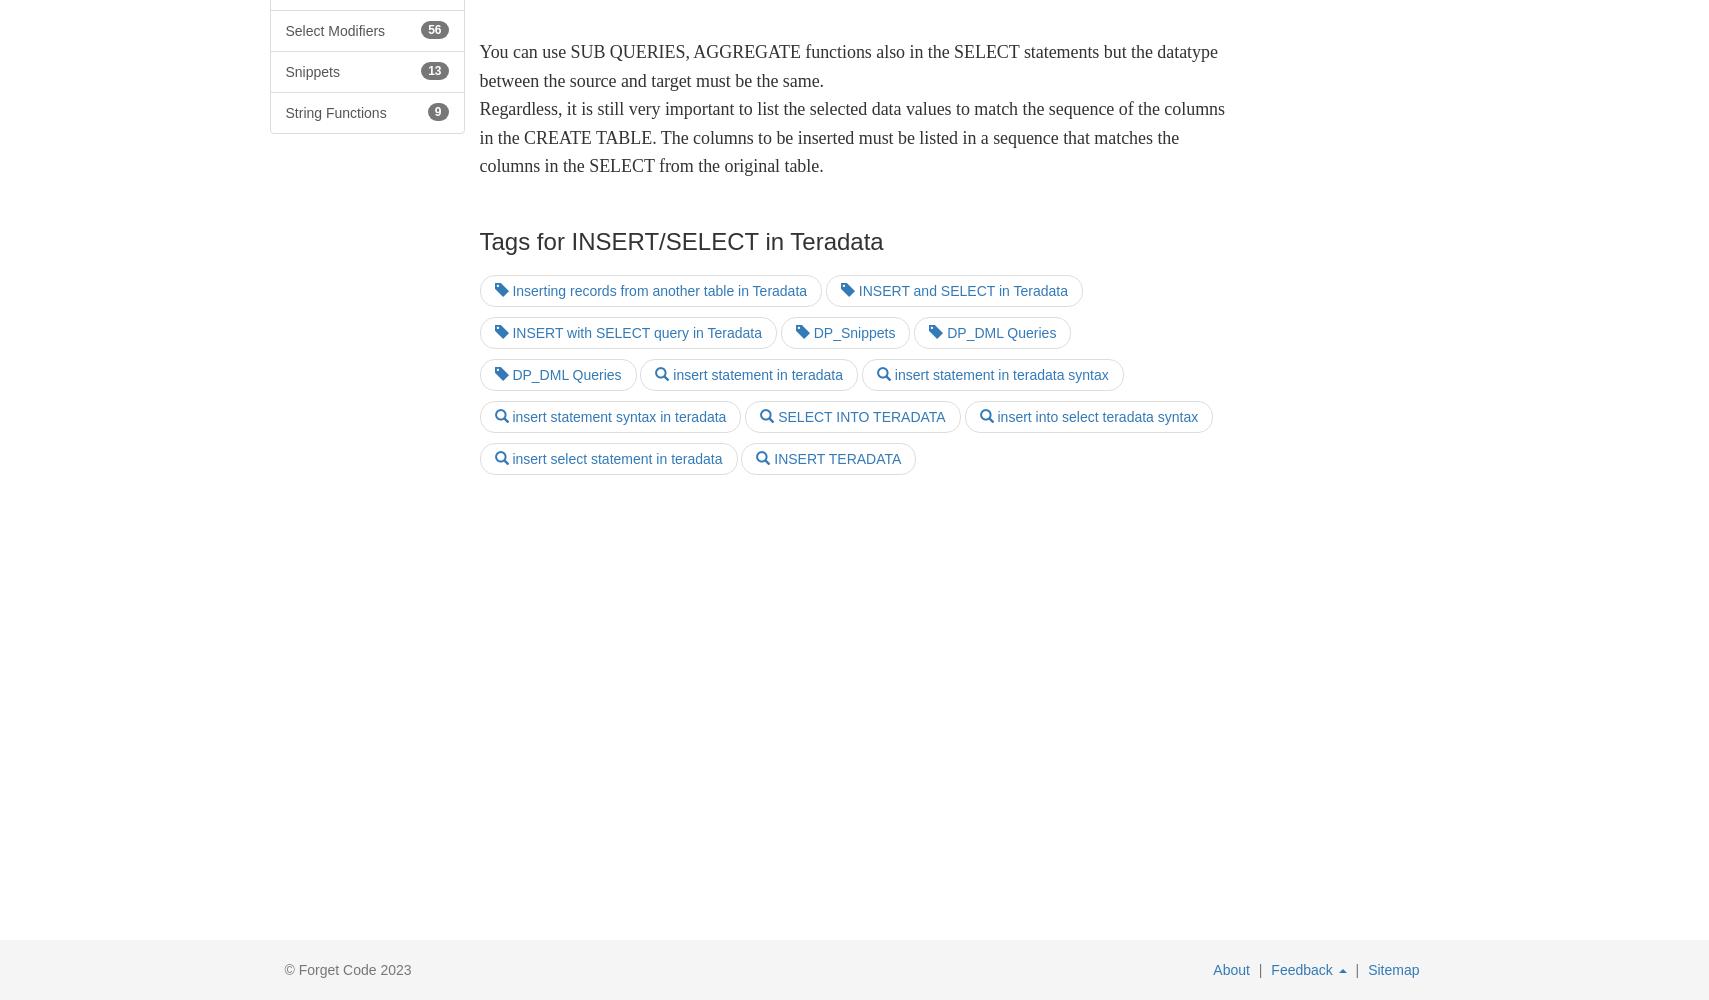 The image size is (1709, 1000). I want to click on 'INSERT with SELECT query in Teradata', so click(506, 332).